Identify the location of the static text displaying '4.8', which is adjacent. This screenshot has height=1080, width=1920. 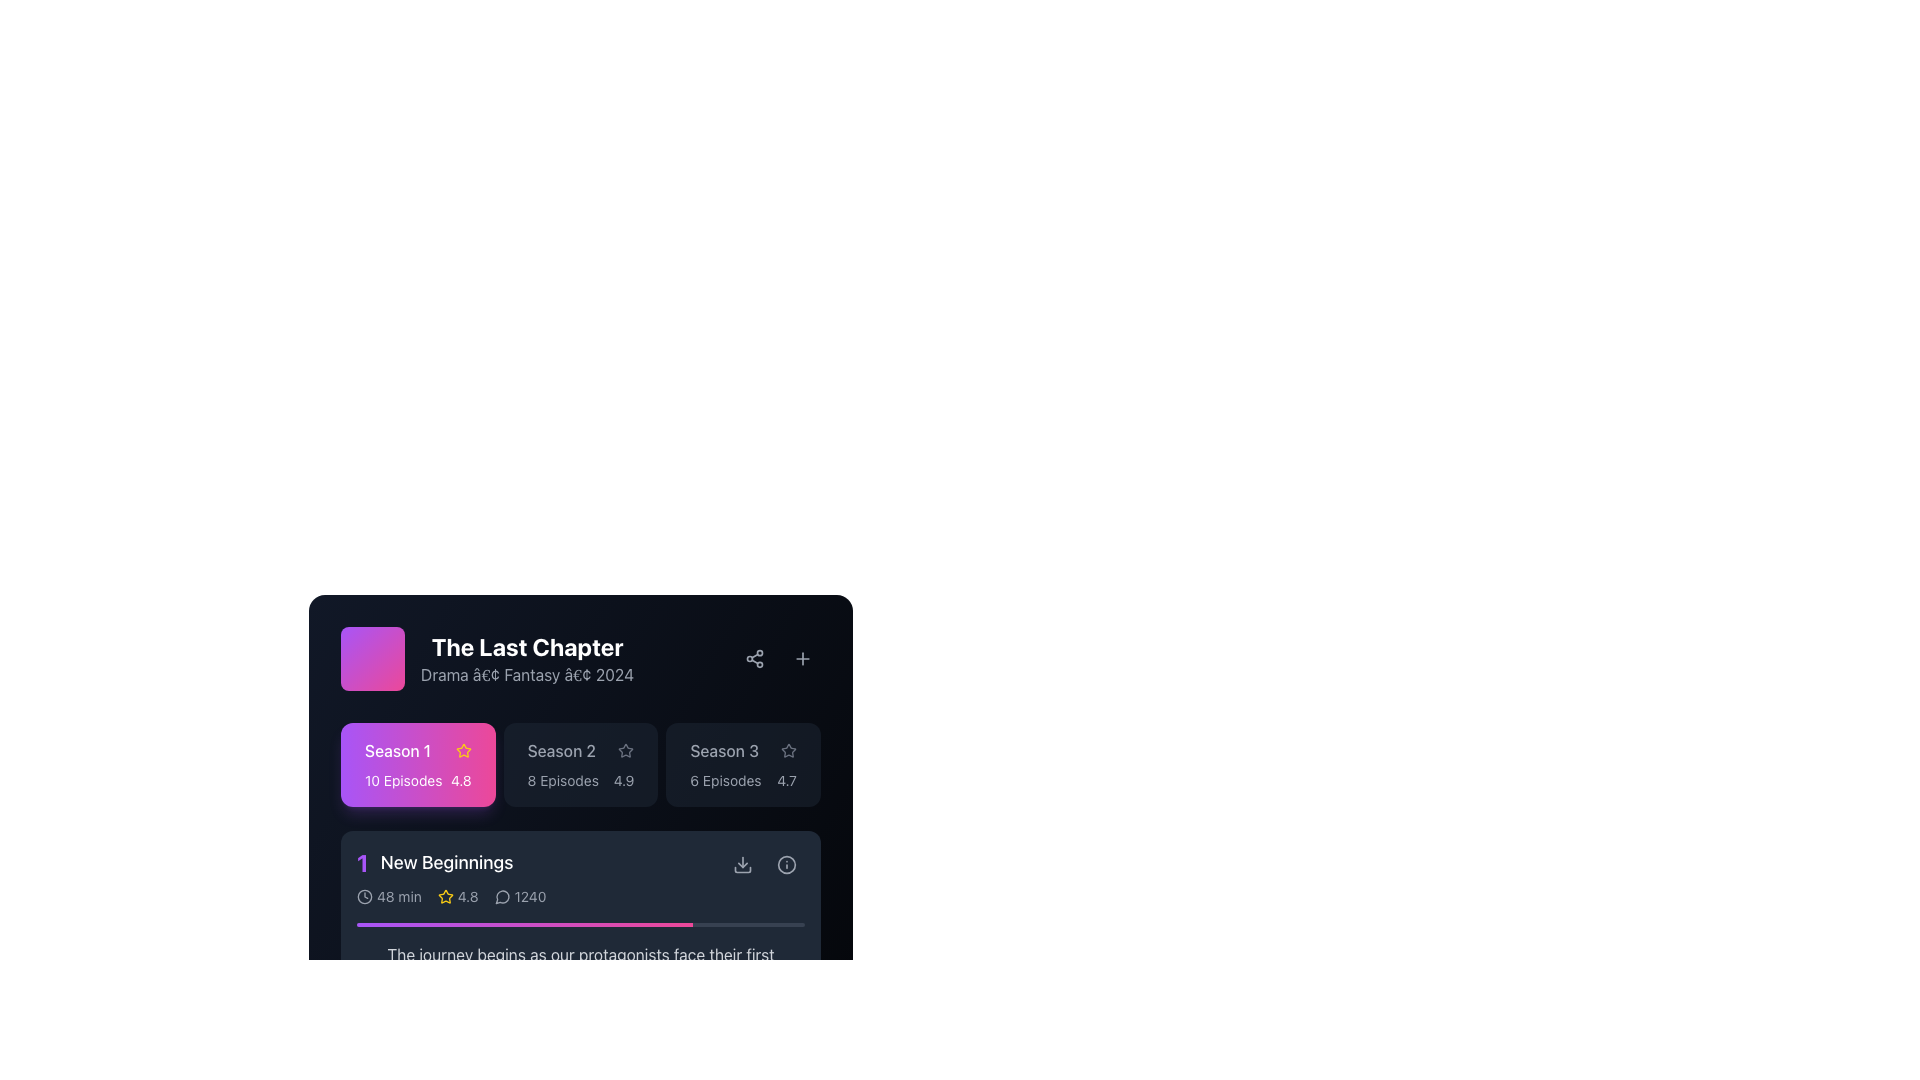
(467, 896).